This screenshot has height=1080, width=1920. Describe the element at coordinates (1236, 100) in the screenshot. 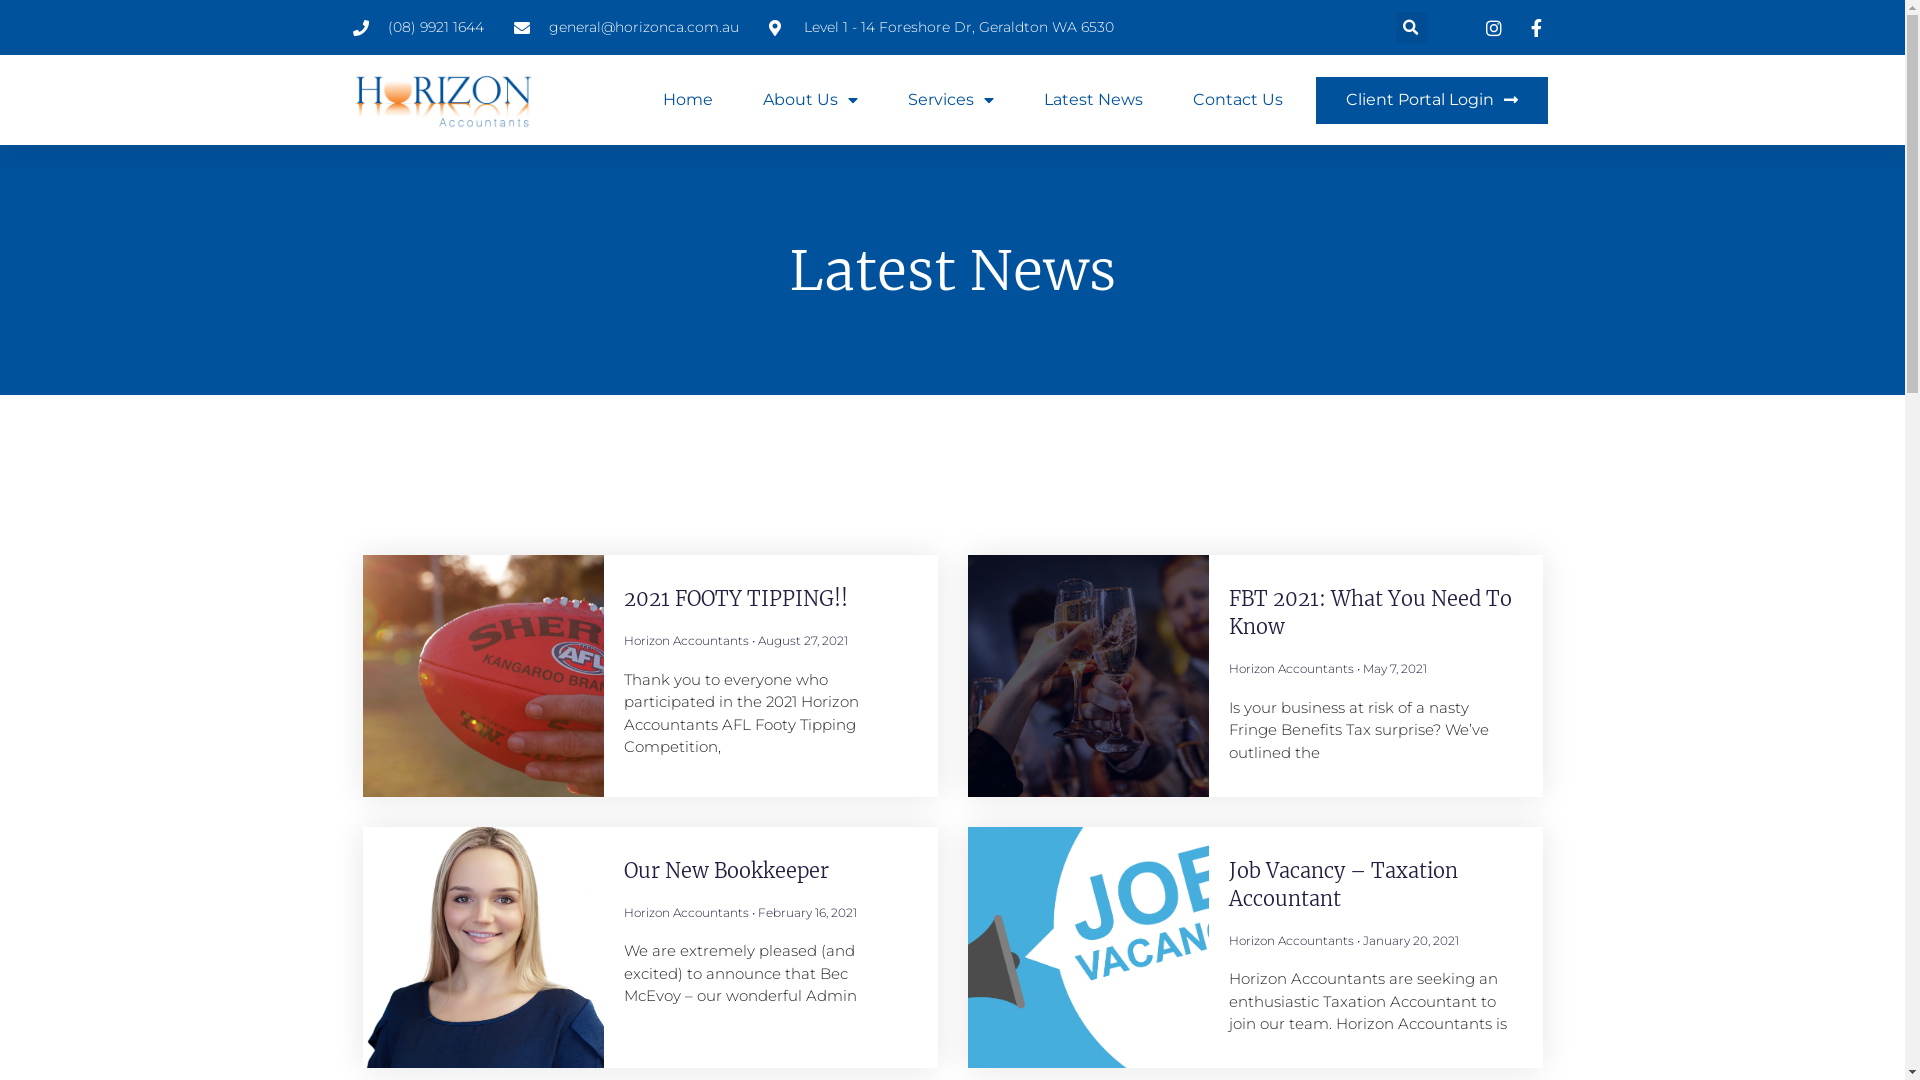

I see `'Contact Us'` at that location.